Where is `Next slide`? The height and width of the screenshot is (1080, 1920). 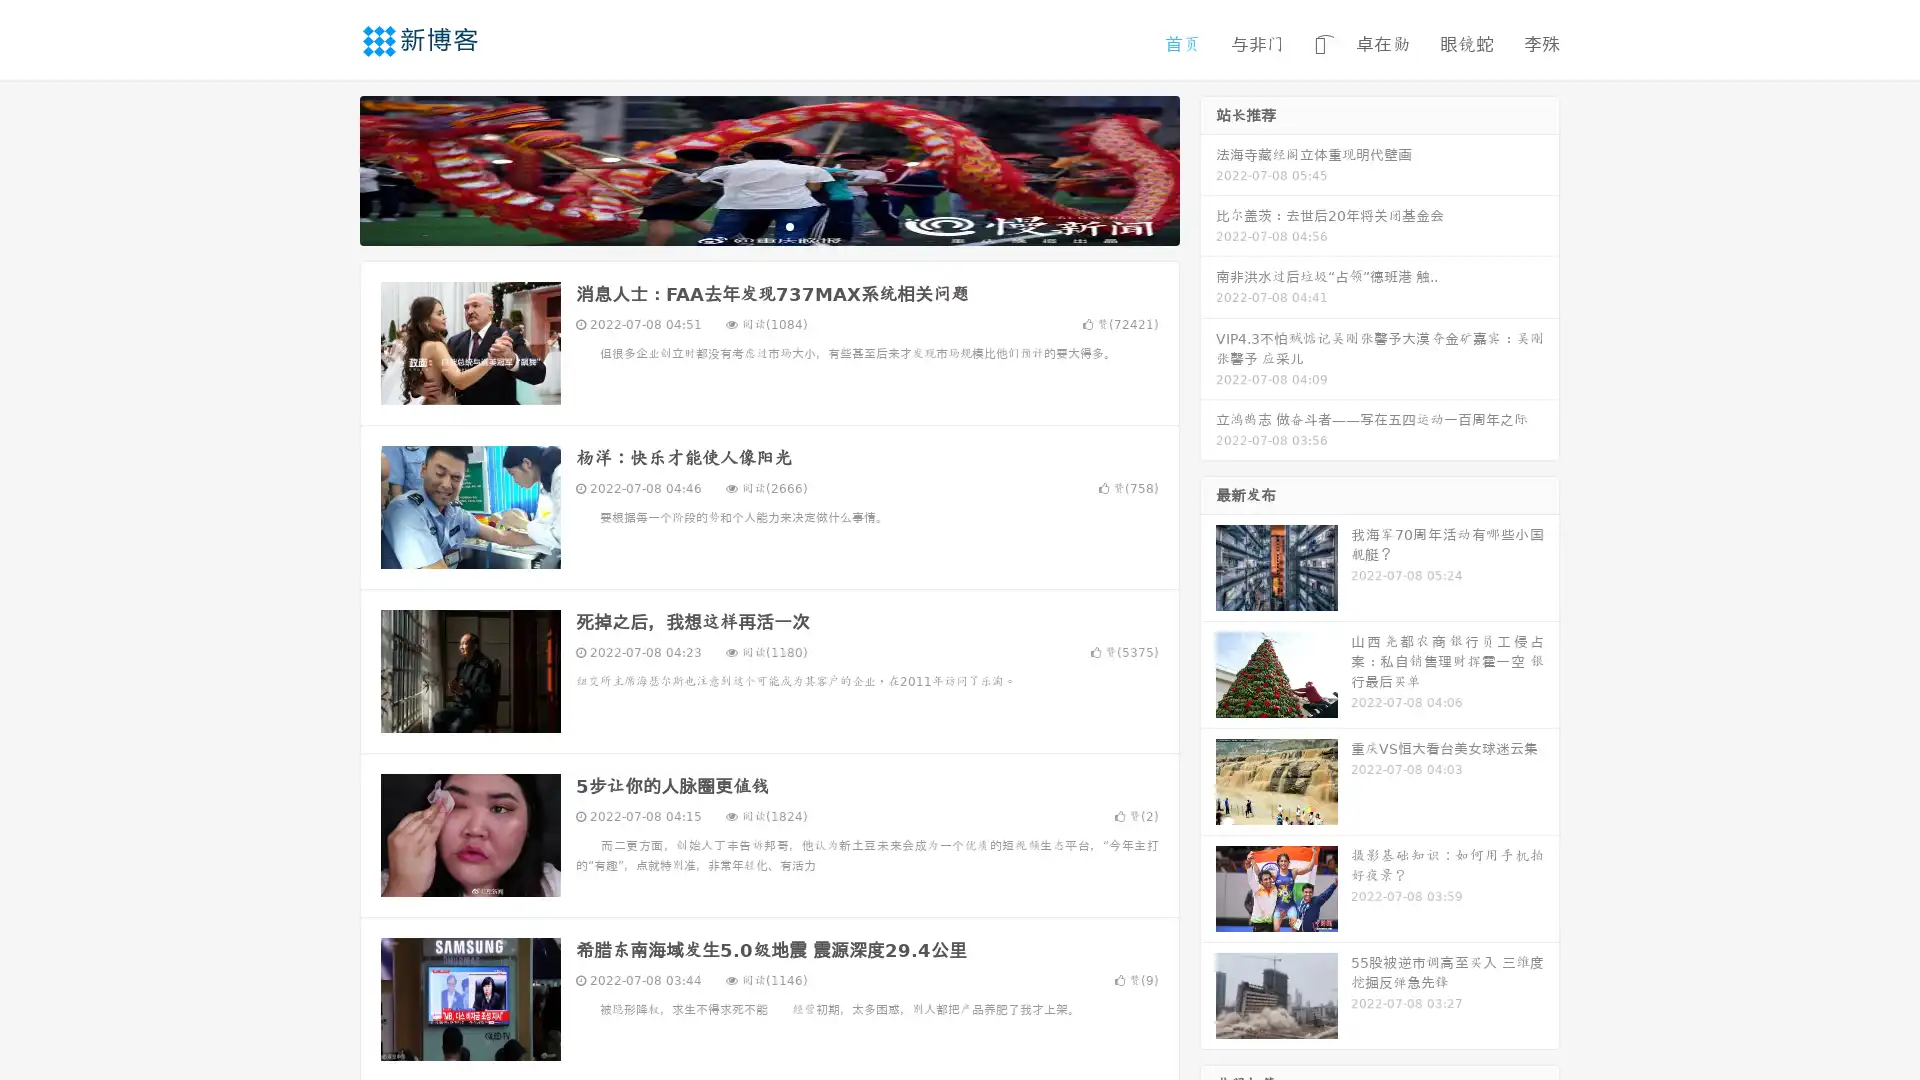 Next slide is located at coordinates (1208, 168).